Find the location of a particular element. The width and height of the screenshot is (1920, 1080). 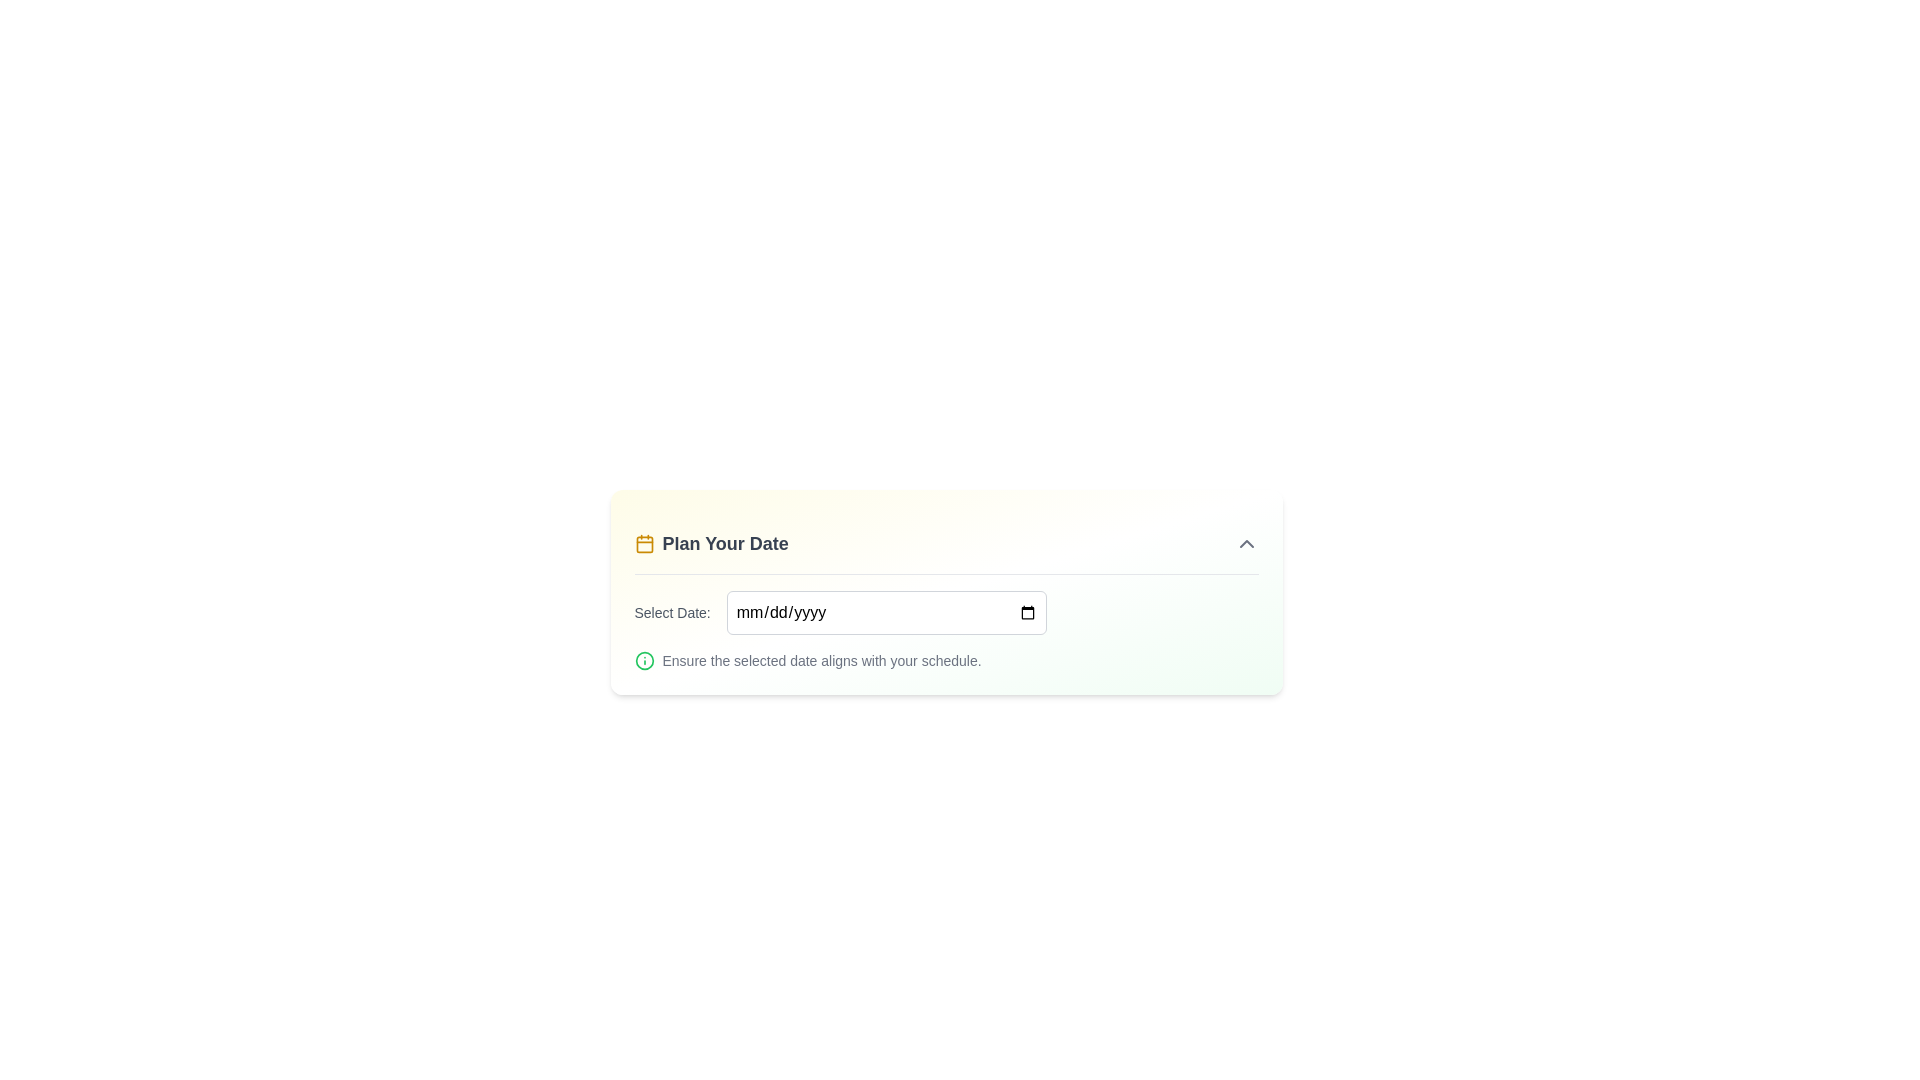

the date picker within the date selection panel is located at coordinates (945, 591).